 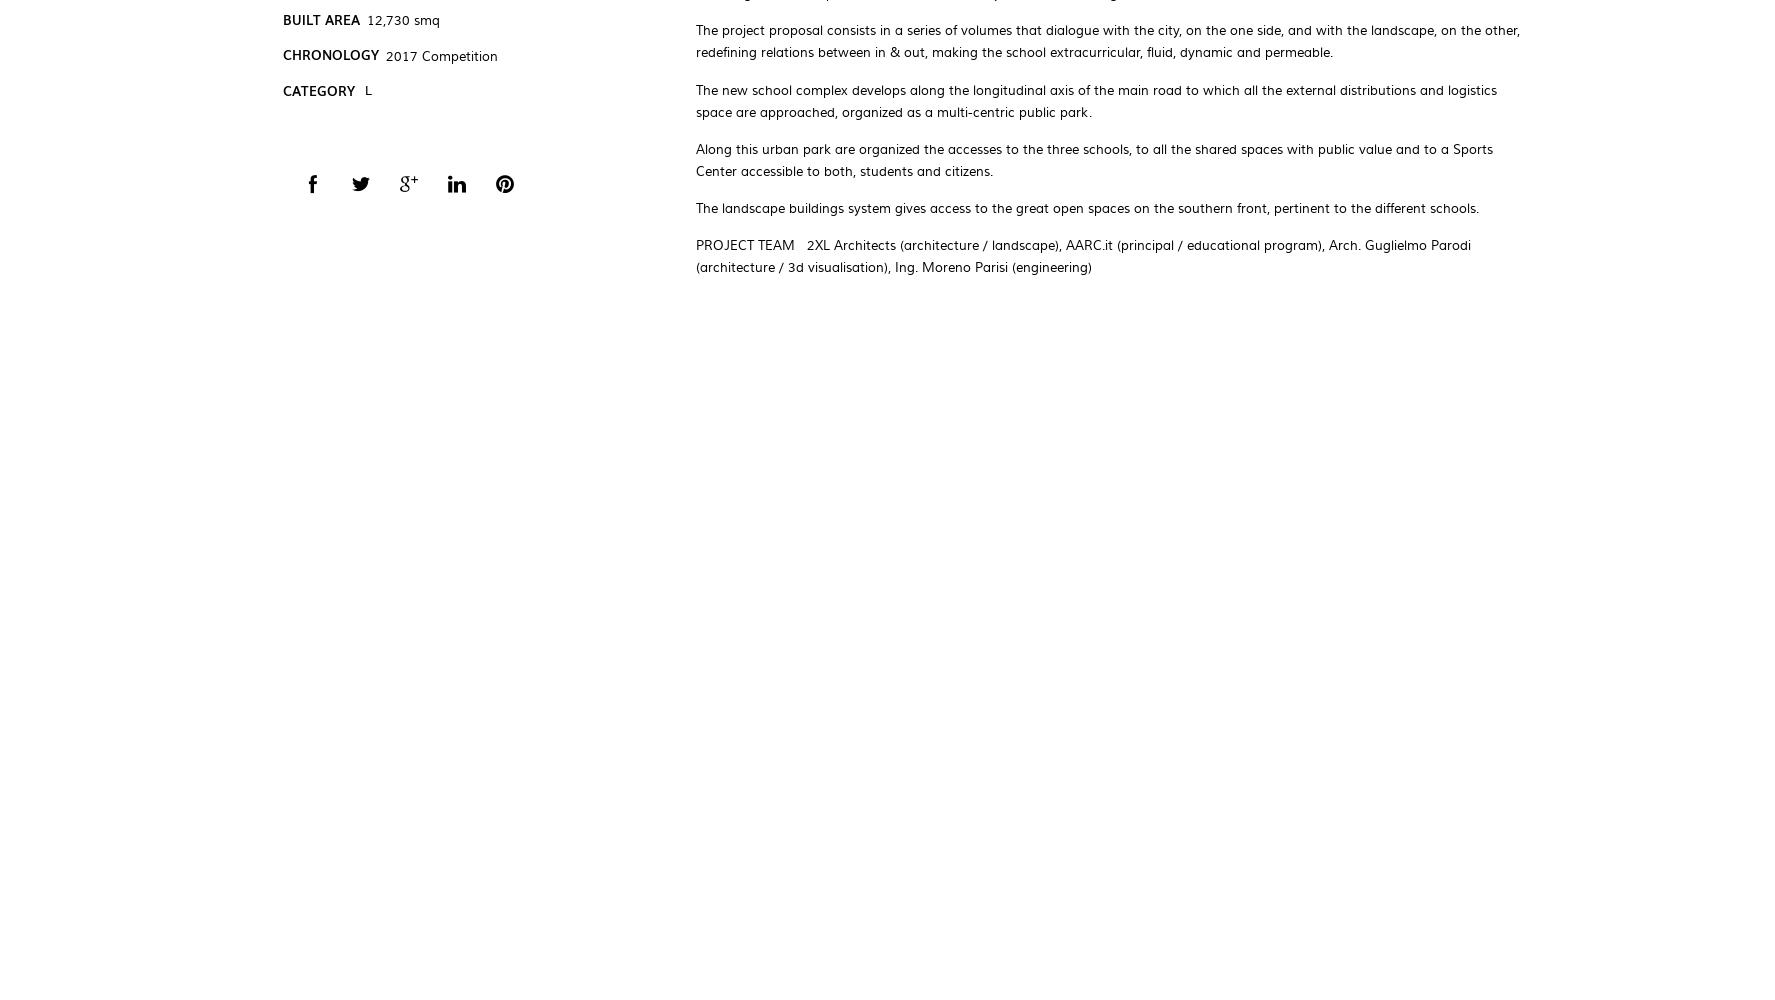 I want to click on 'The new school complex develops along the longitudinal axis of the main road to which all the external distributions and logistics space are approached, organized as a multi-centric public park.', so click(x=1095, y=100).